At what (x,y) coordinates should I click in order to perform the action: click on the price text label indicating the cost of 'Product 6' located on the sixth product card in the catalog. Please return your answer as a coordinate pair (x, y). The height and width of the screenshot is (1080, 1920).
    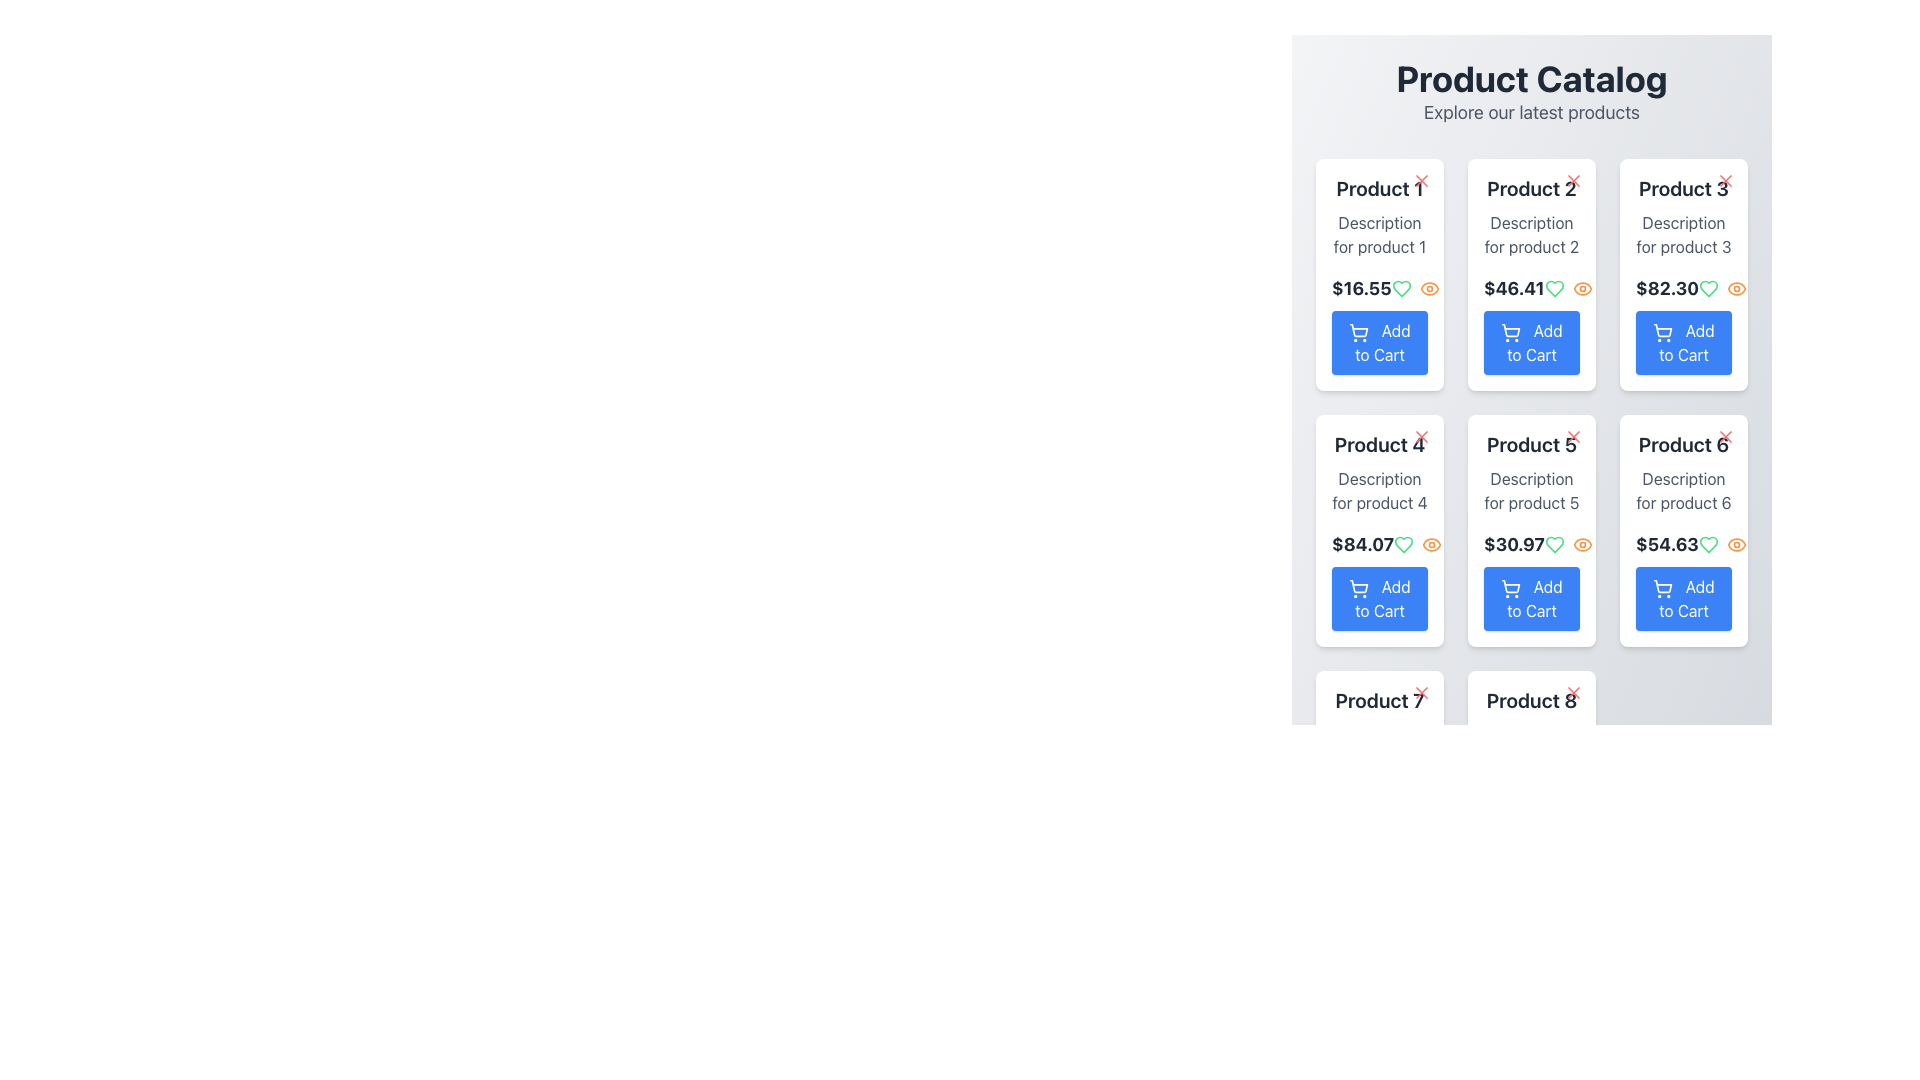
    Looking at the image, I should click on (1683, 544).